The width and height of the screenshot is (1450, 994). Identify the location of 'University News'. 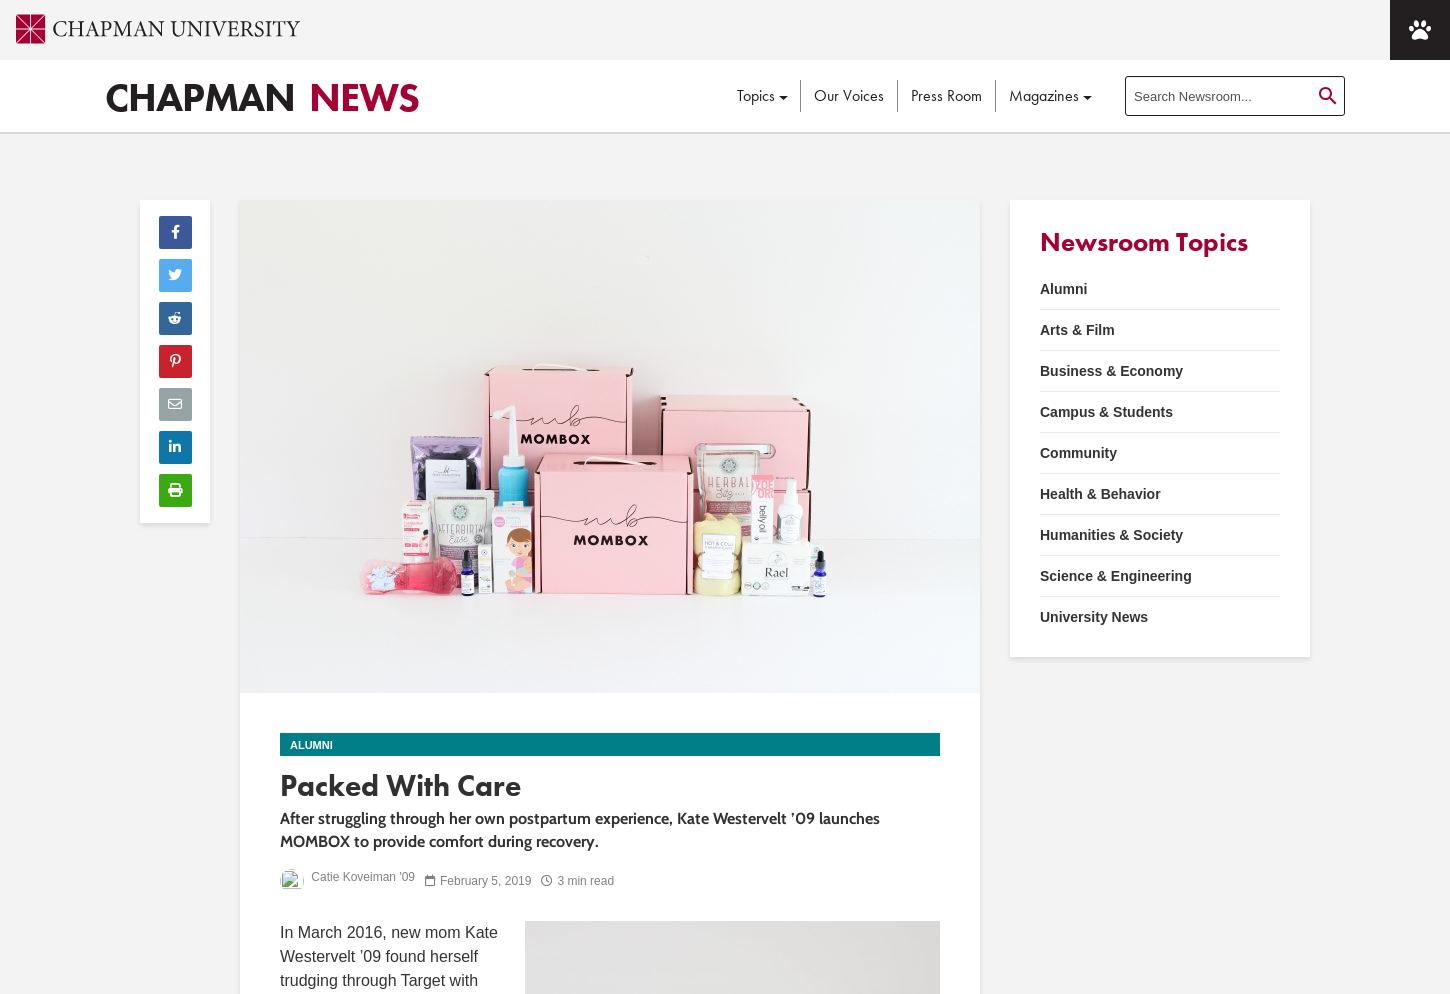
(1093, 615).